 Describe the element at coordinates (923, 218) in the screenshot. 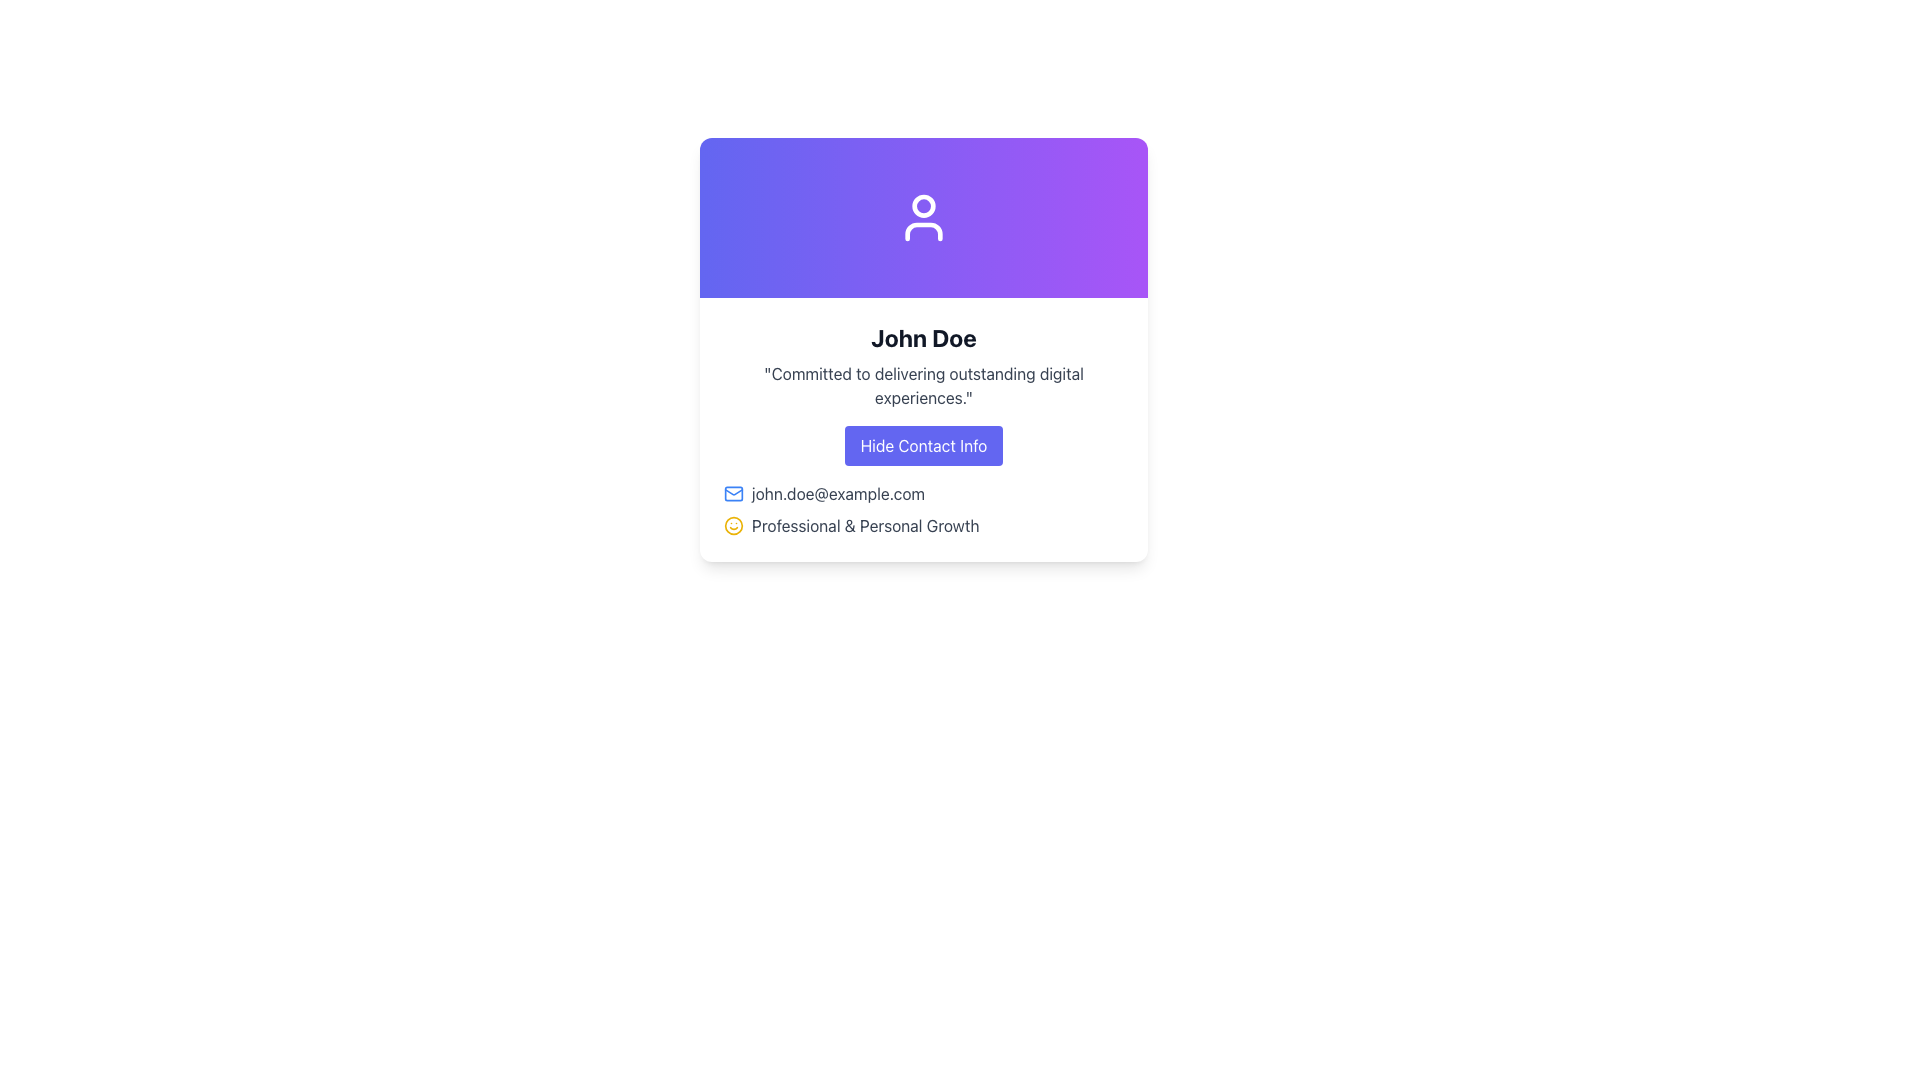

I see `the user profile icon located at the top center of the UI card, which serves as a visual representation of the account` at that location.